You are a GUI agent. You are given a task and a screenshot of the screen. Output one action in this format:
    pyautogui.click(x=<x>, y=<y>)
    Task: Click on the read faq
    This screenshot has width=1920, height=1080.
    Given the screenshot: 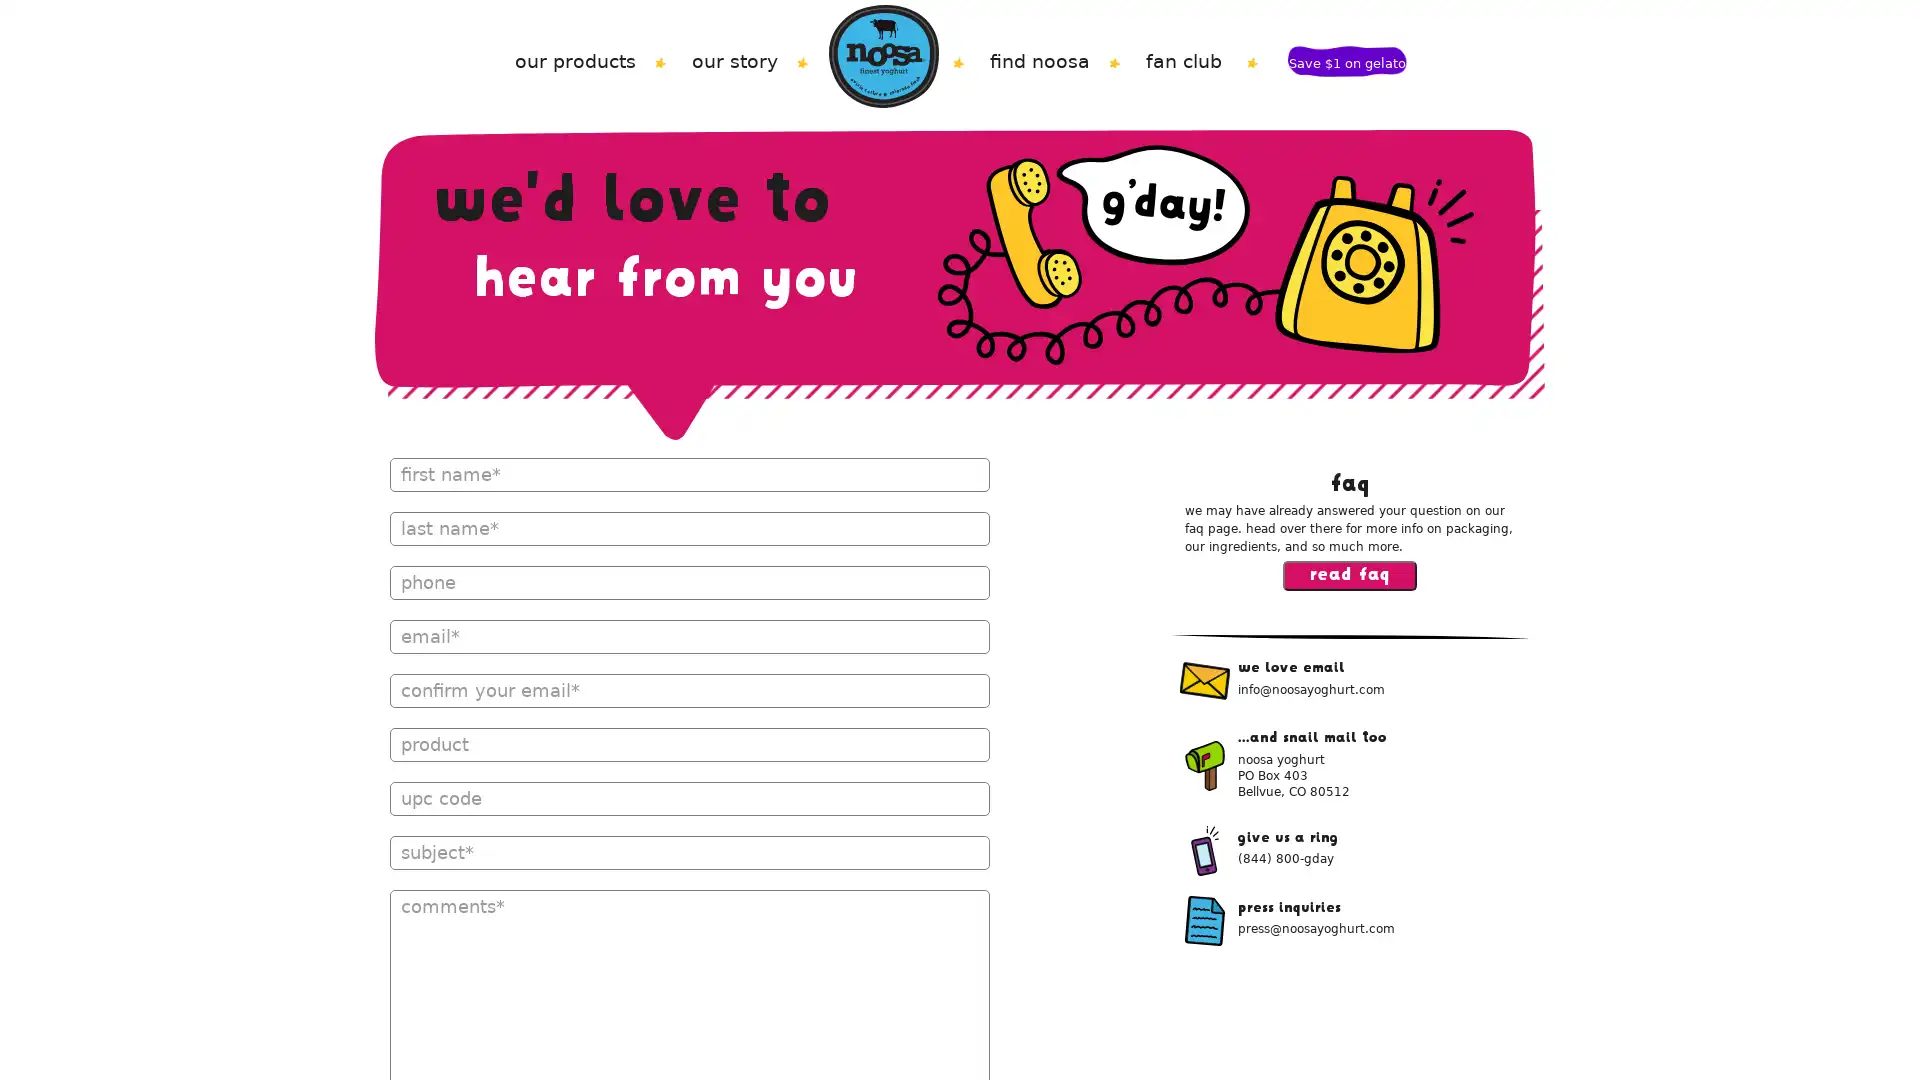 What is the action you would take?
    pyautogui.click(x=1349, y=575)
    